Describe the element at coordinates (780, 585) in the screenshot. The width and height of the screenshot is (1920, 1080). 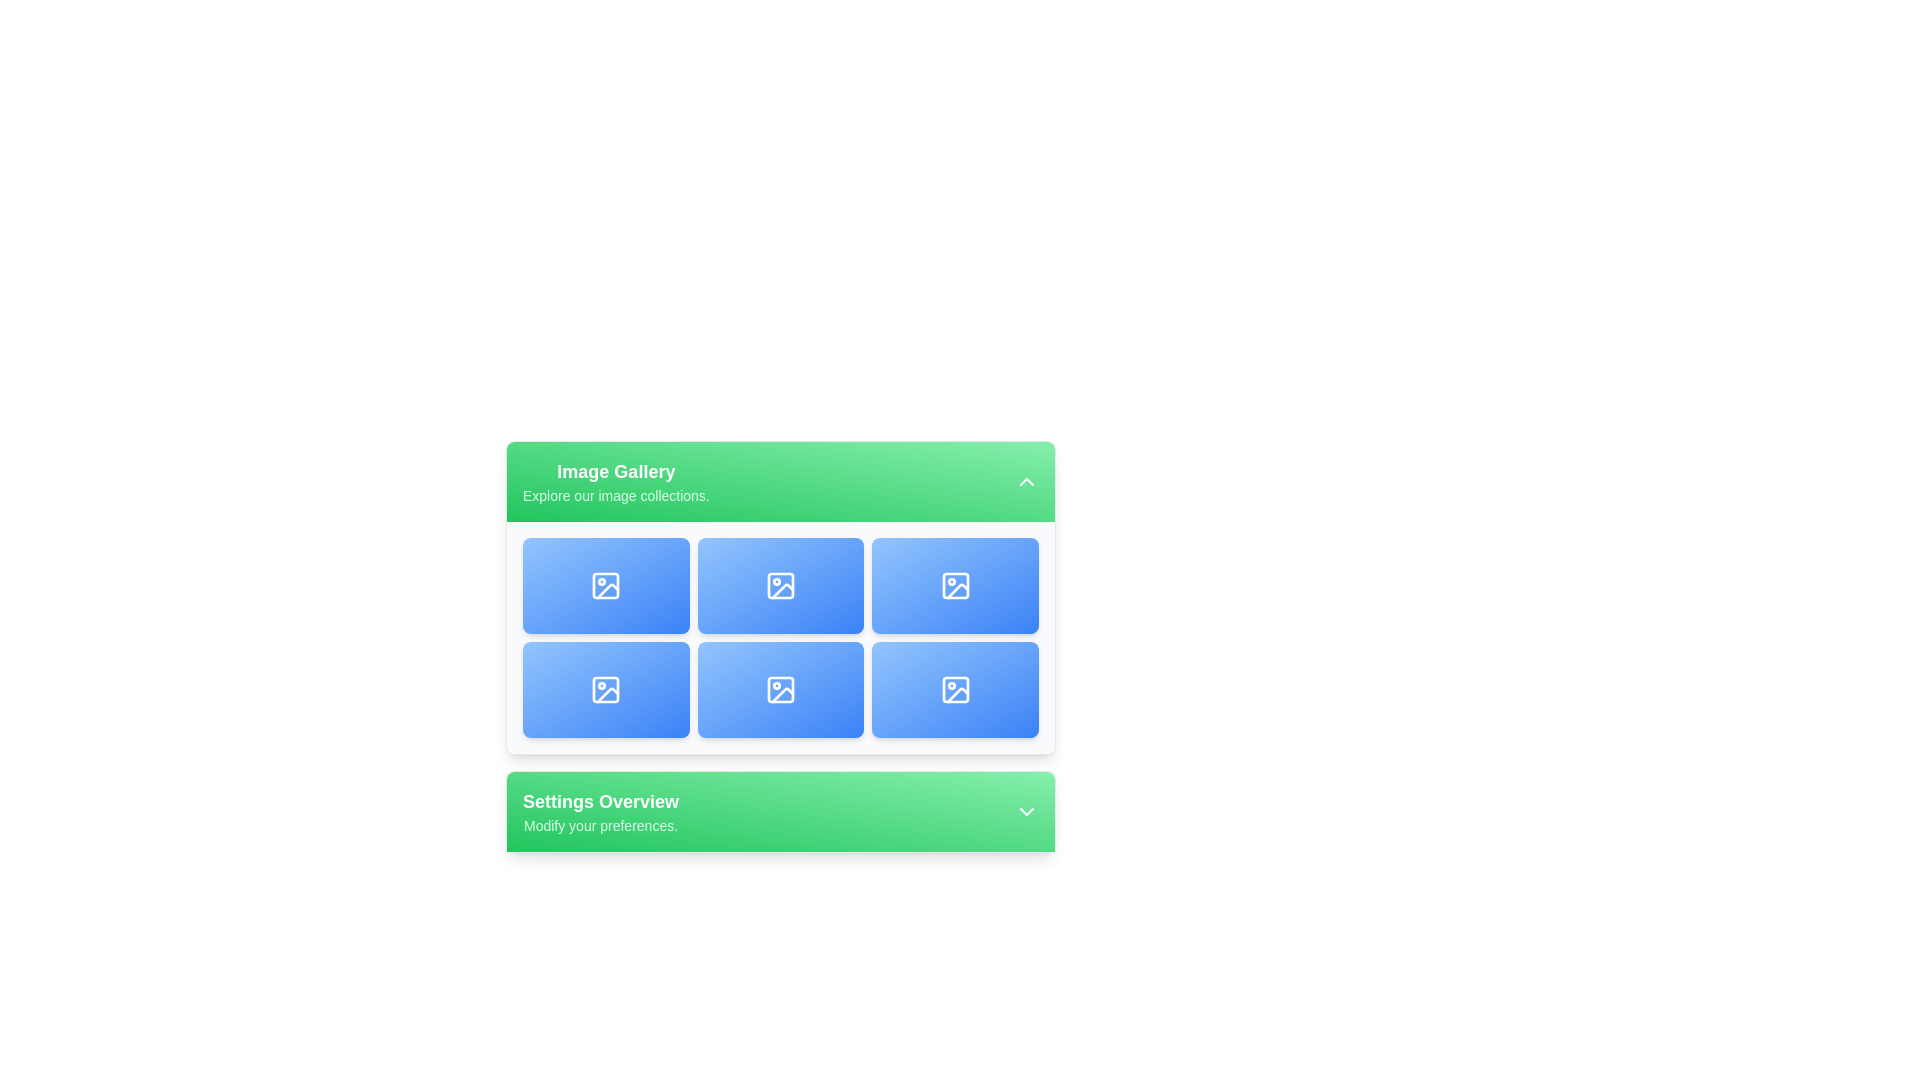
I see `the first icon button in the middle row of the 3x2 grid layout in the 'Image Gallery' section` at that location.